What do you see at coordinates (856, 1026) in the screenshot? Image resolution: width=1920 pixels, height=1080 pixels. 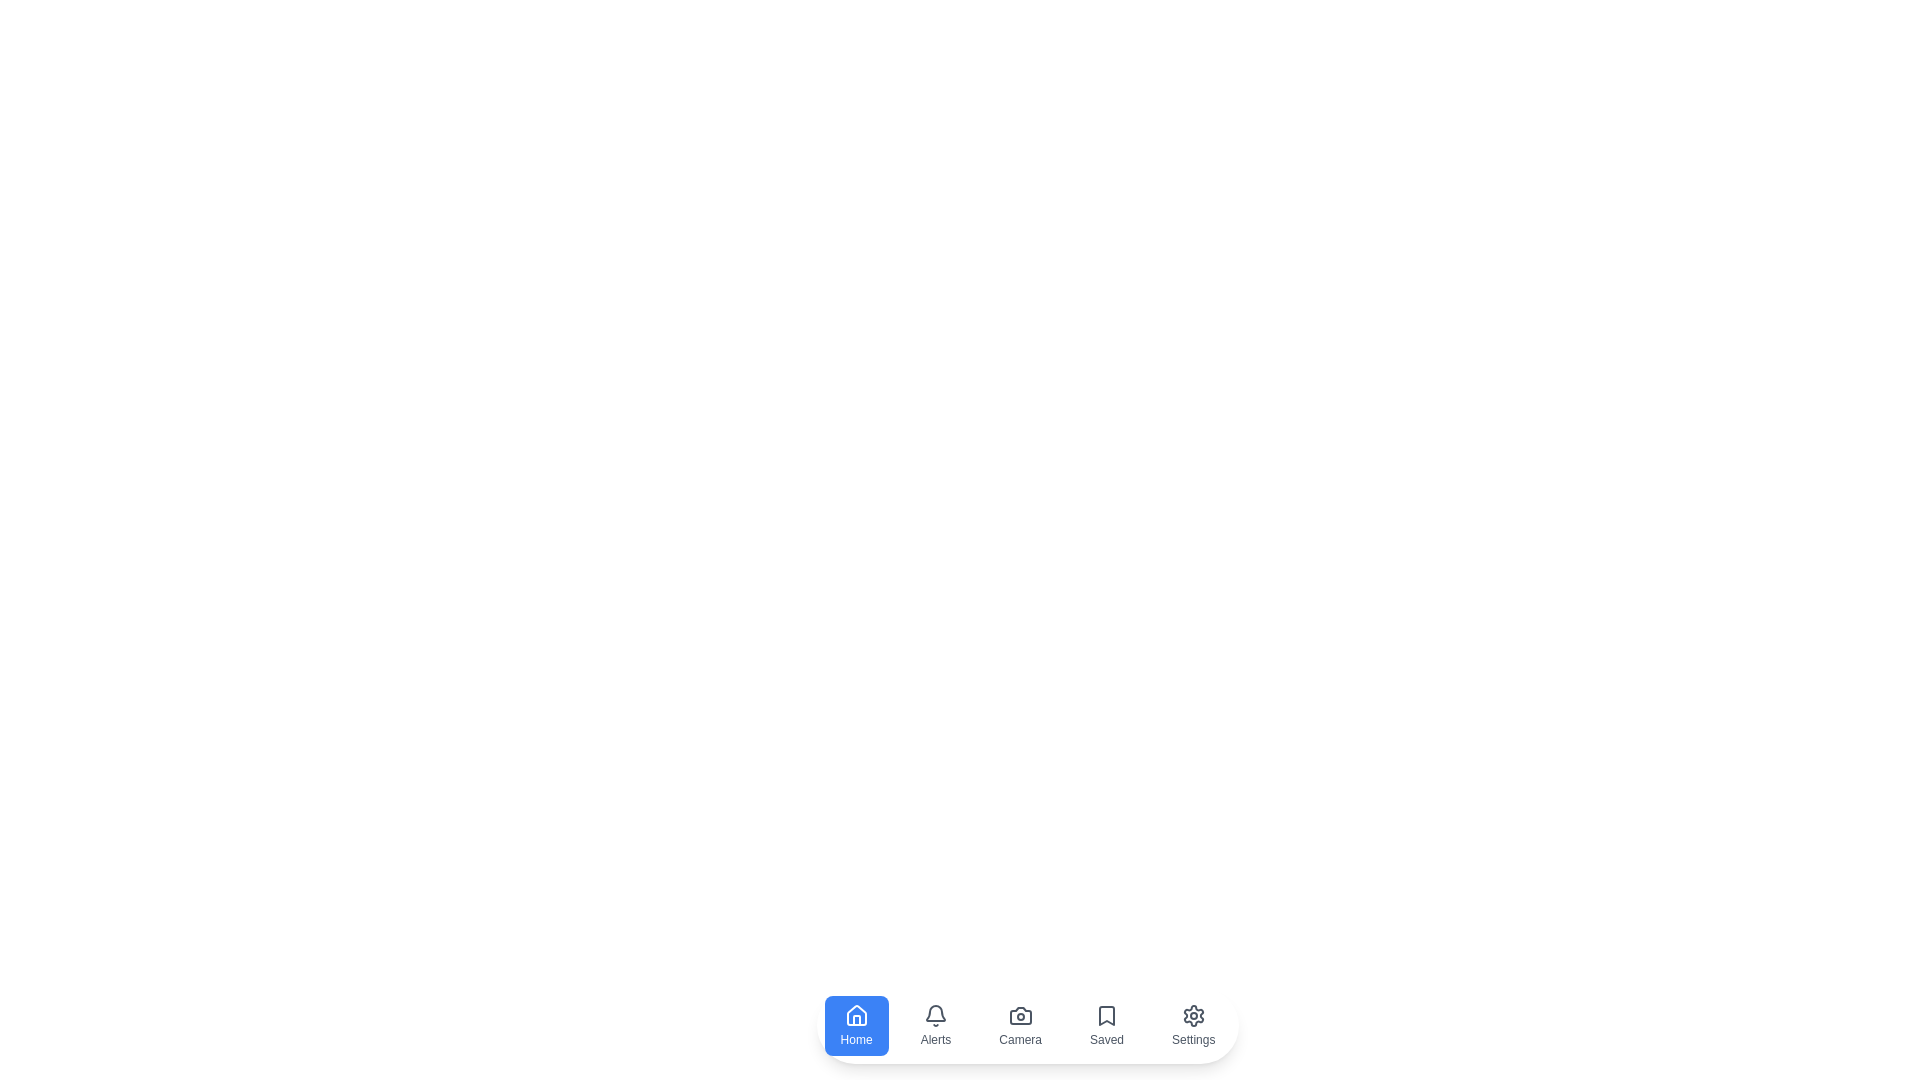 I see `the navigation item Home by clicking on its respective button` at bounding box center [856, 1026].